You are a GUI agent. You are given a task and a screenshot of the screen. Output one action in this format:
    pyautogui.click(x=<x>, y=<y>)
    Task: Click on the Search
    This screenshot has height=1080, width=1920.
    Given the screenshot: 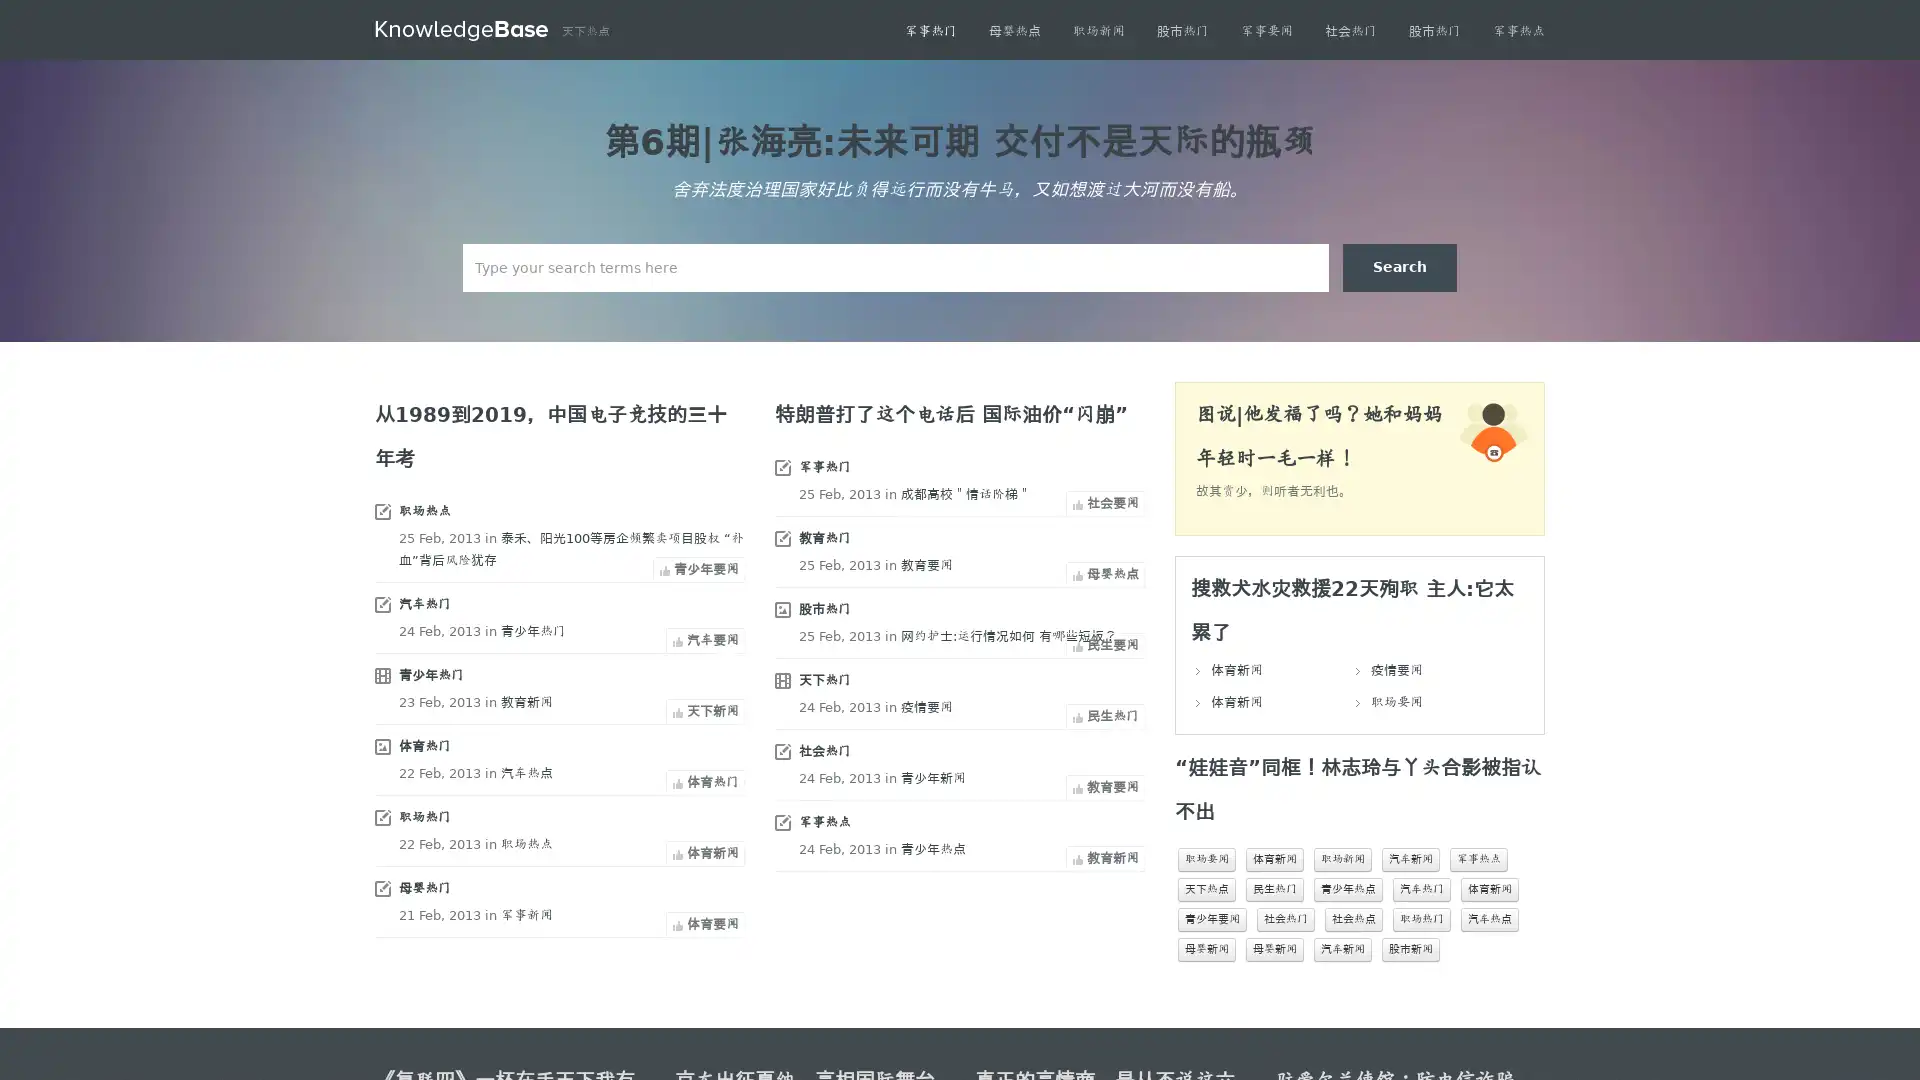 What is the action you would take?
    pyautogui.click(x=1399, y=266)
    